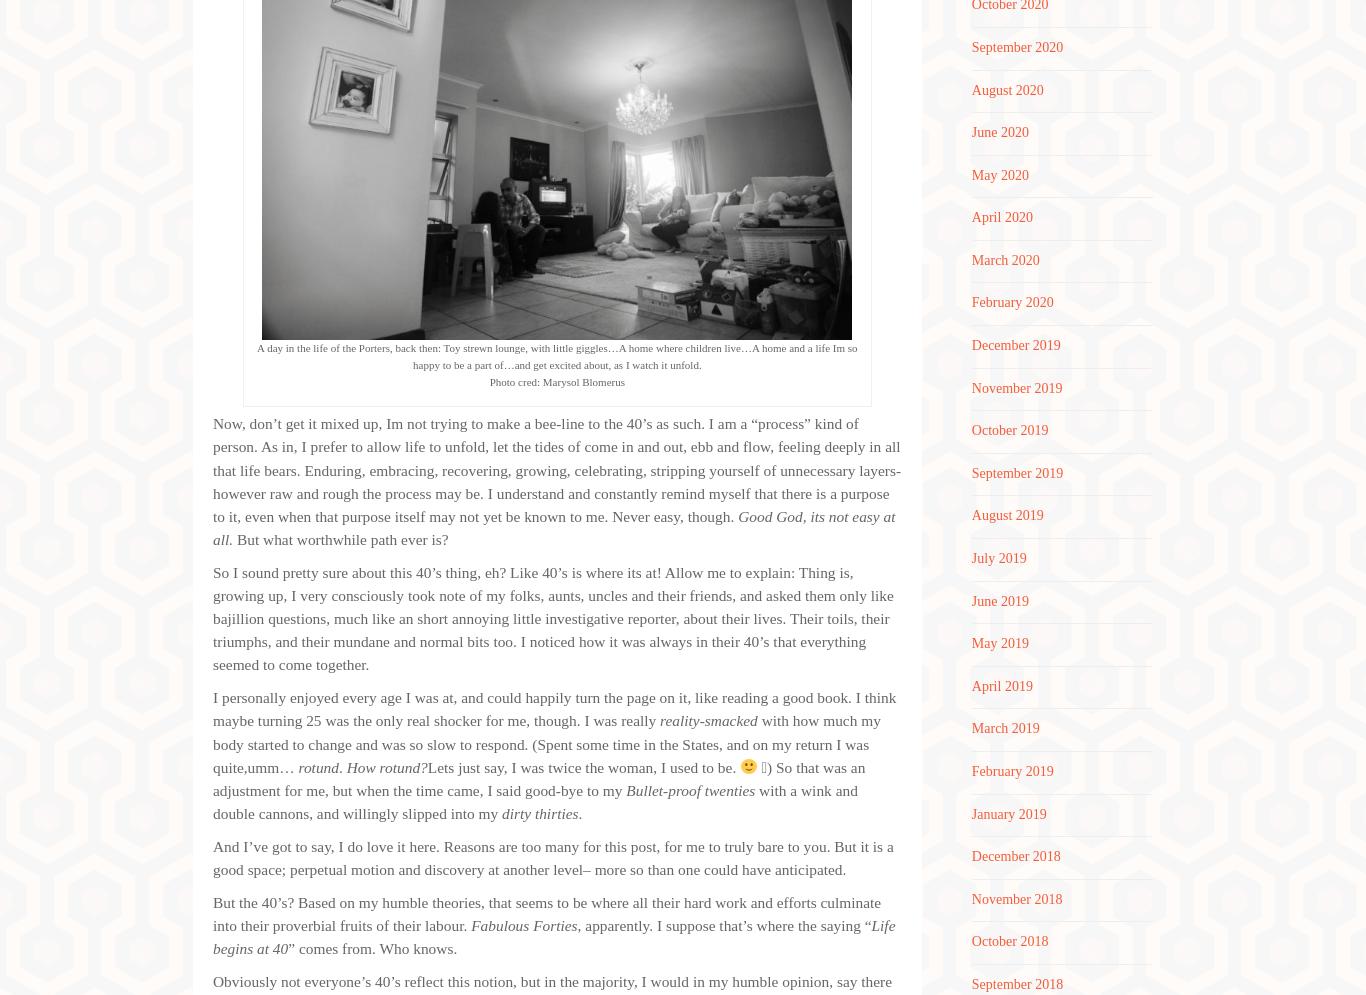 The width and height of the screenshot is (1366, 995). Describe the element at coordinates (970, 599) in the screenshot. I see `'June 2019'` at that location.